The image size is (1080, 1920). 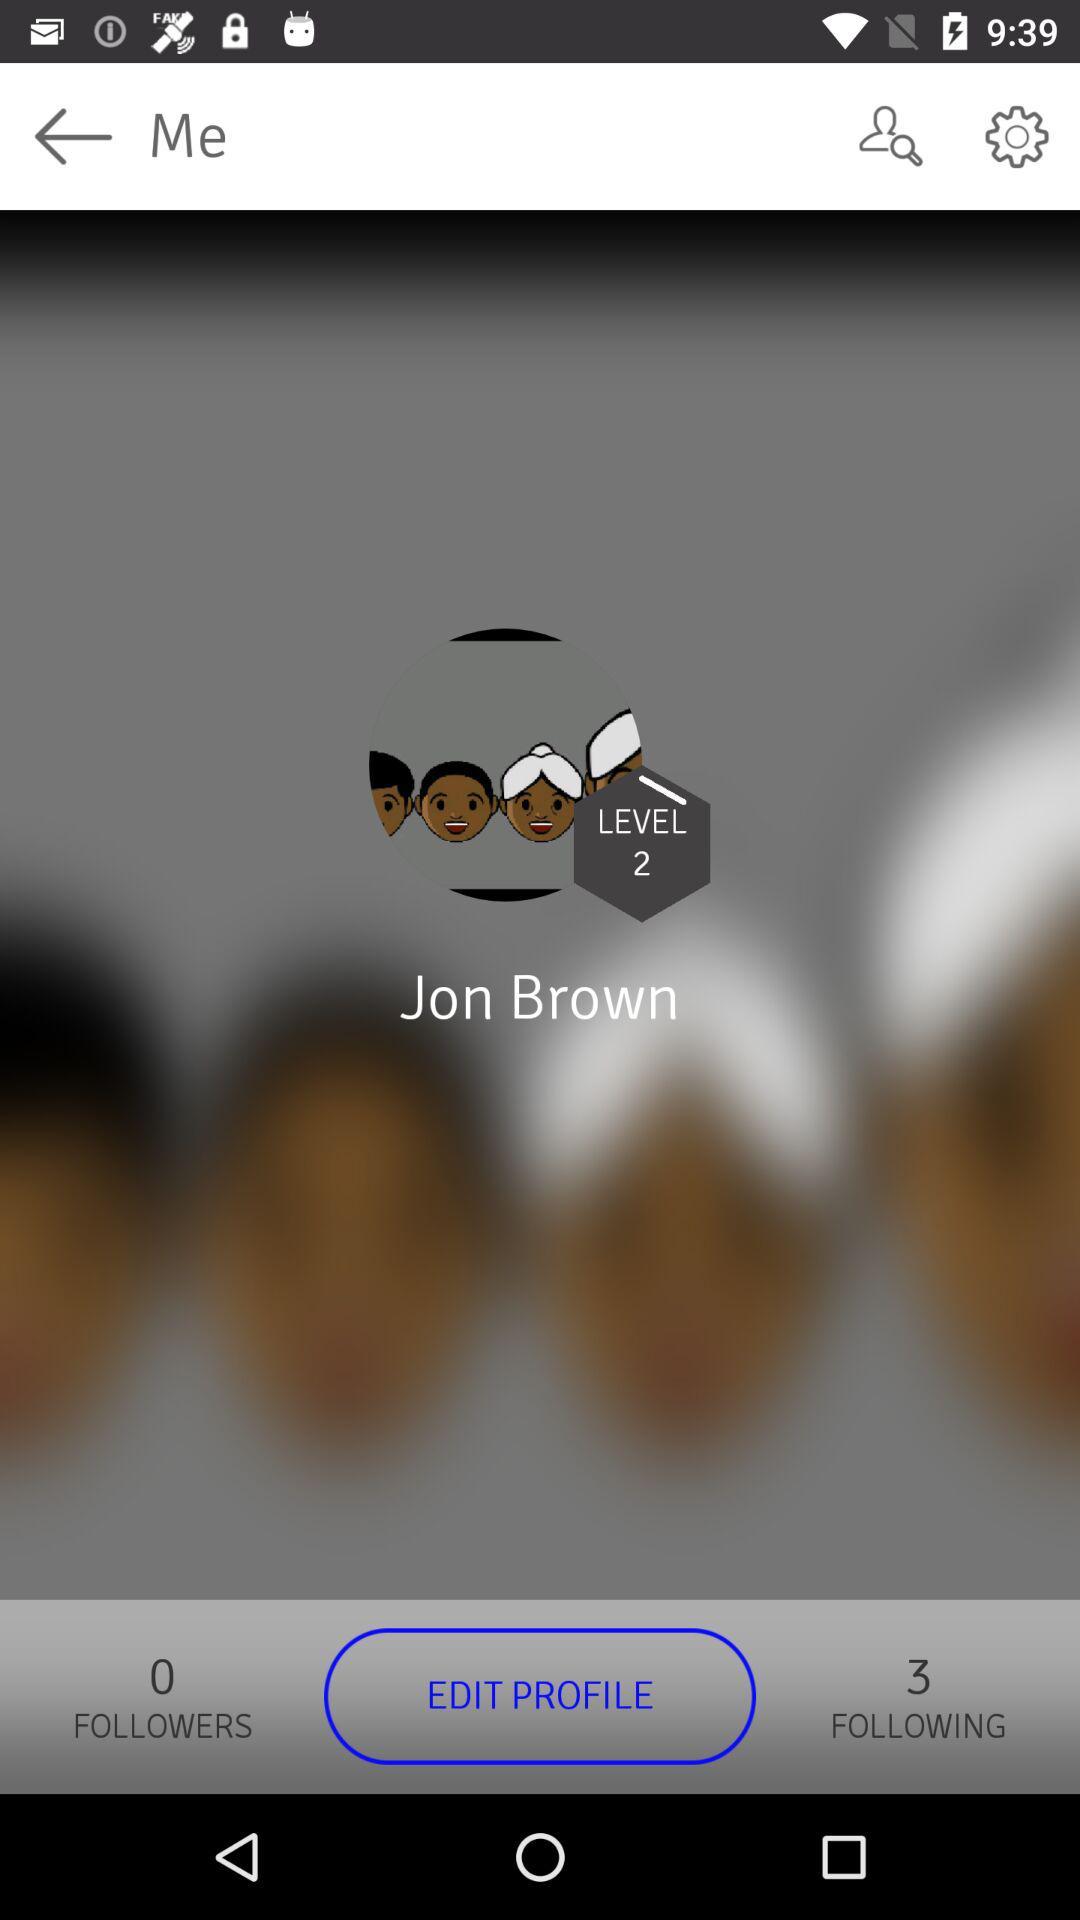 I want to click on icon next to the me icon, so click(x=72, y=135).